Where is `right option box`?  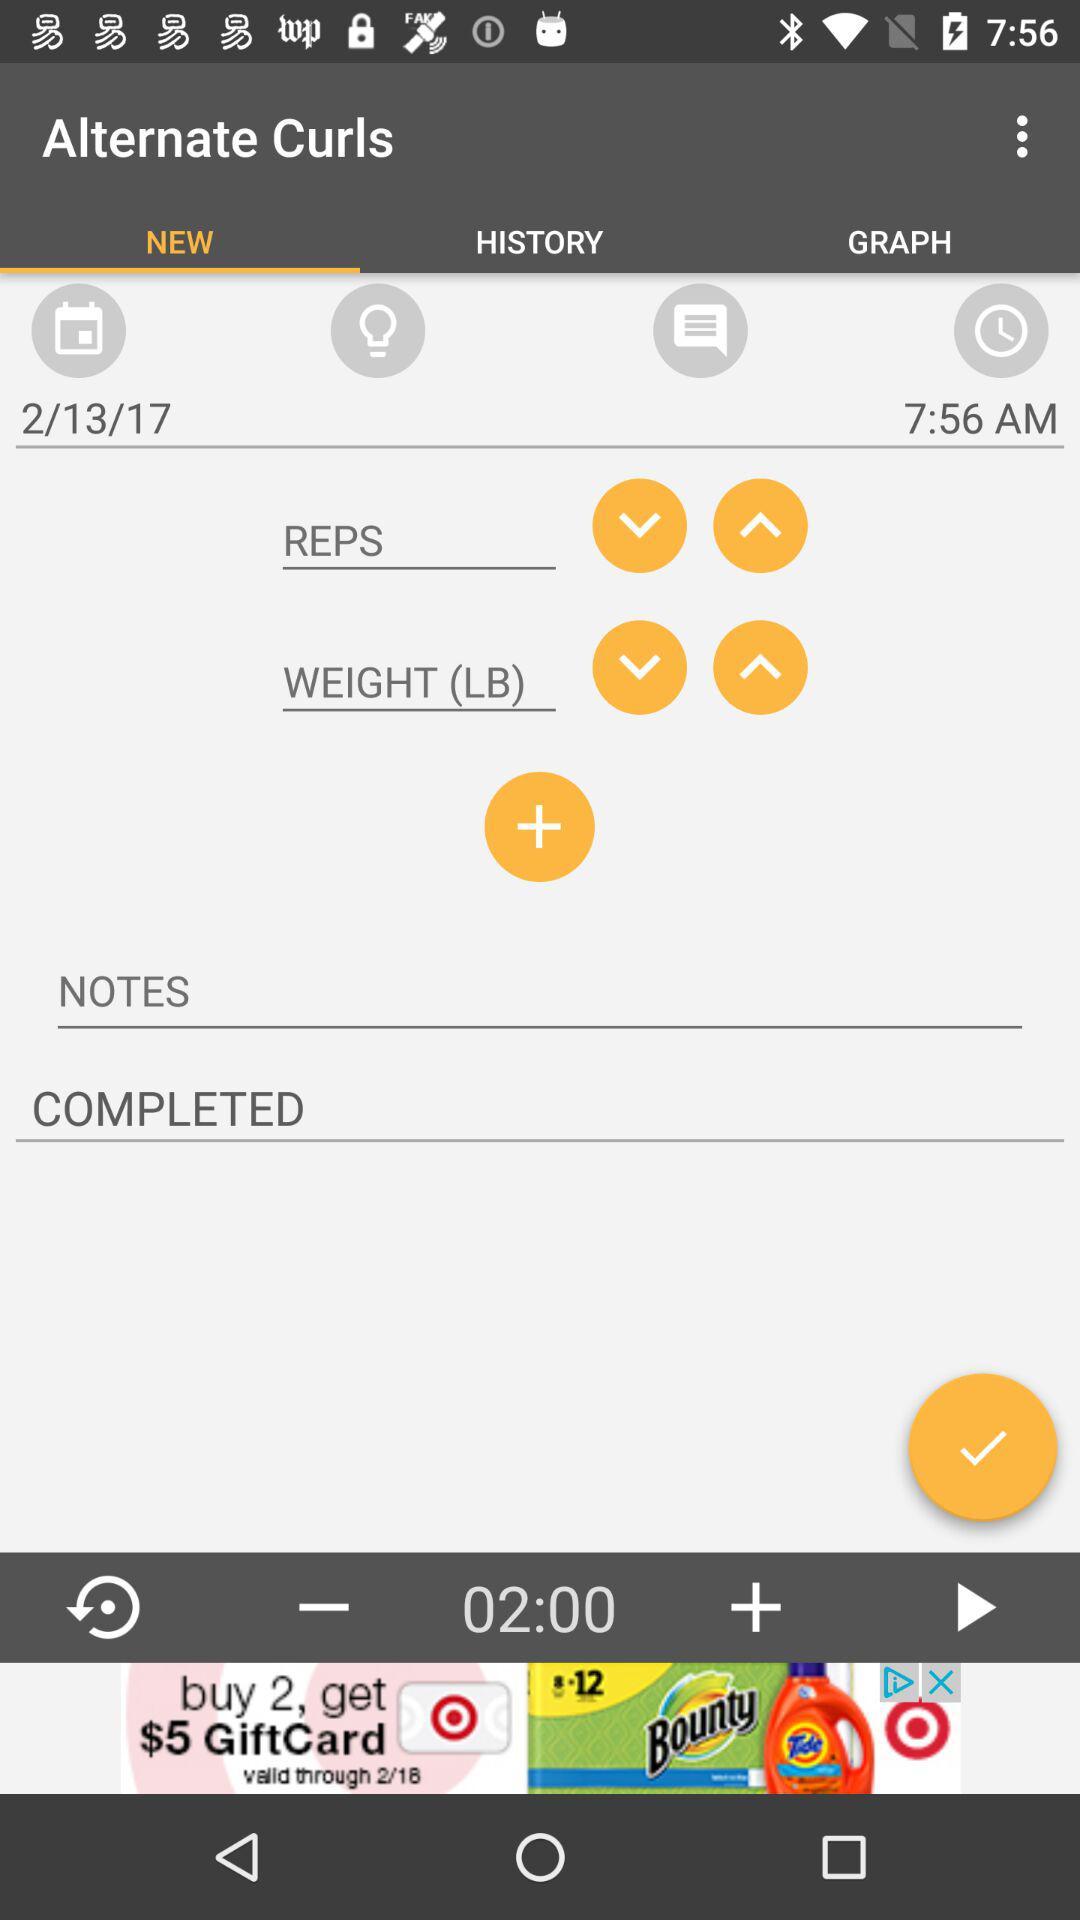
right option box is located at coordinates (981, 1455).